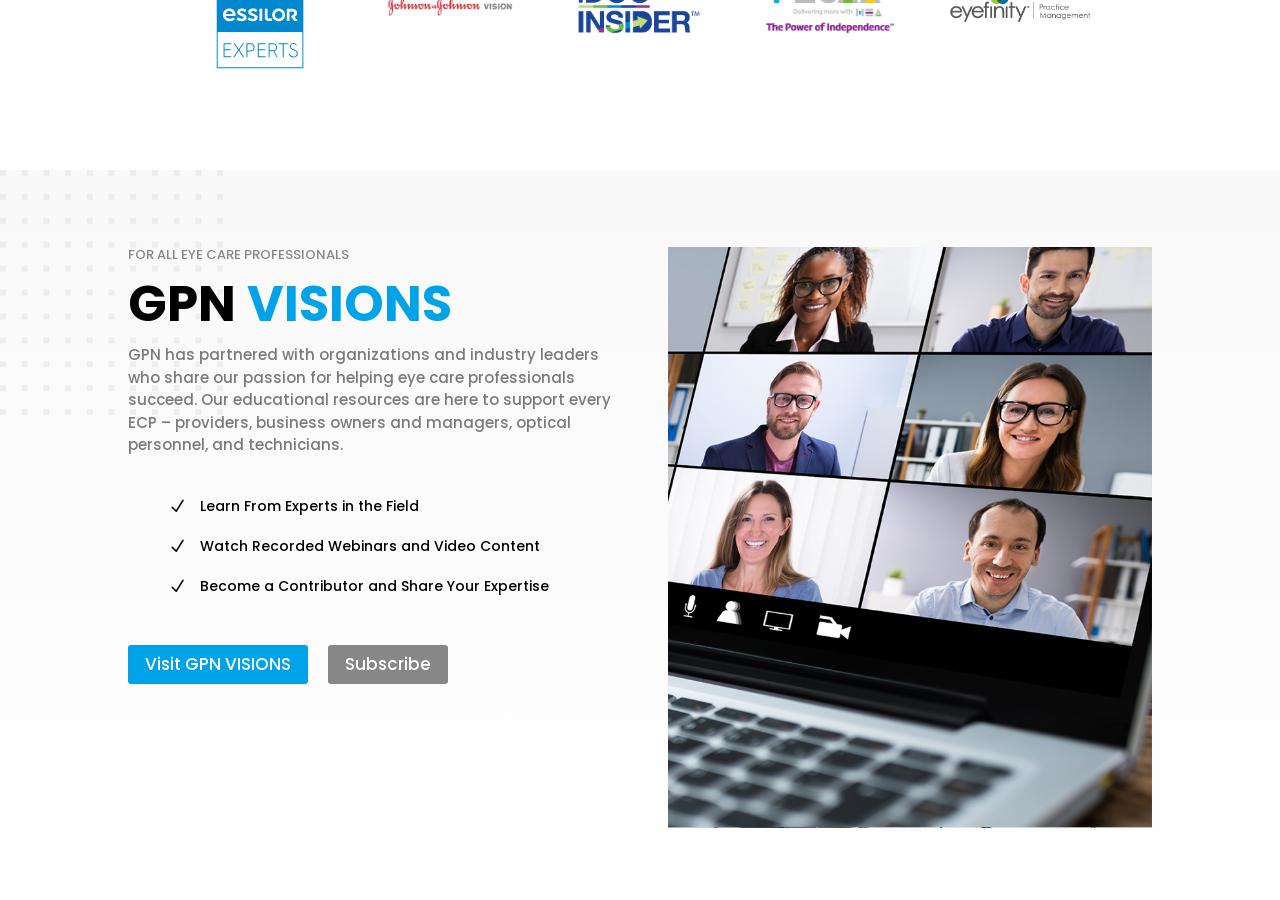 The image size is (1280, 900). Describe the element at coordinates (217, 664) in the screenshot. I see `'Visit GPN VISIONS'` at that location.